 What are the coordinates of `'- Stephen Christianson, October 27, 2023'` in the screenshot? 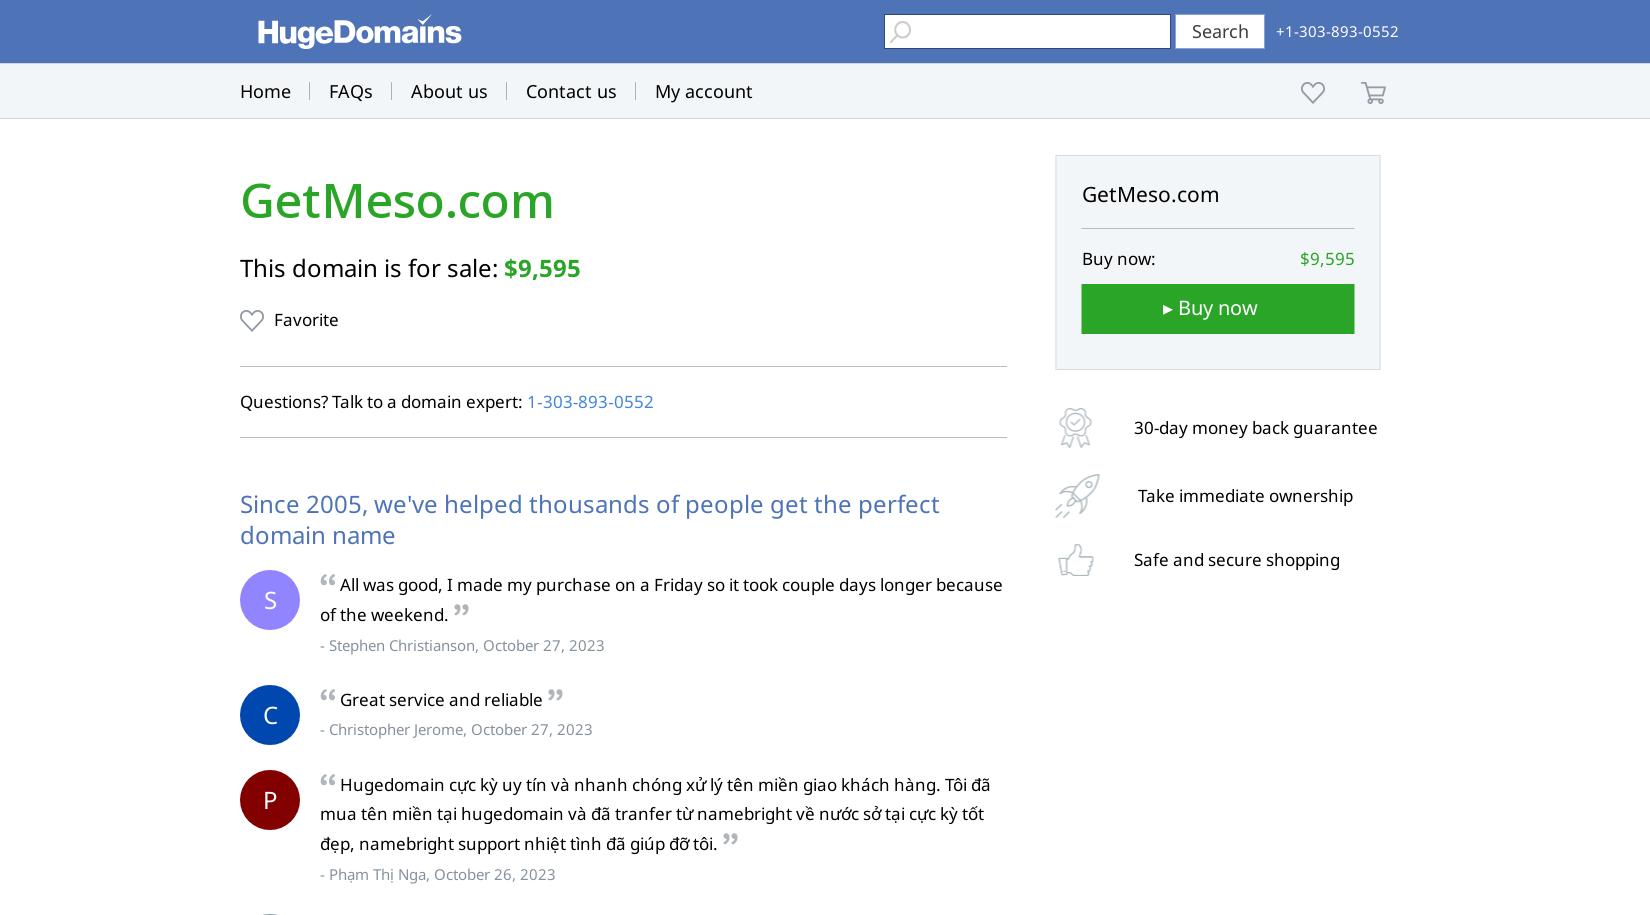 It's located at (319, 643).